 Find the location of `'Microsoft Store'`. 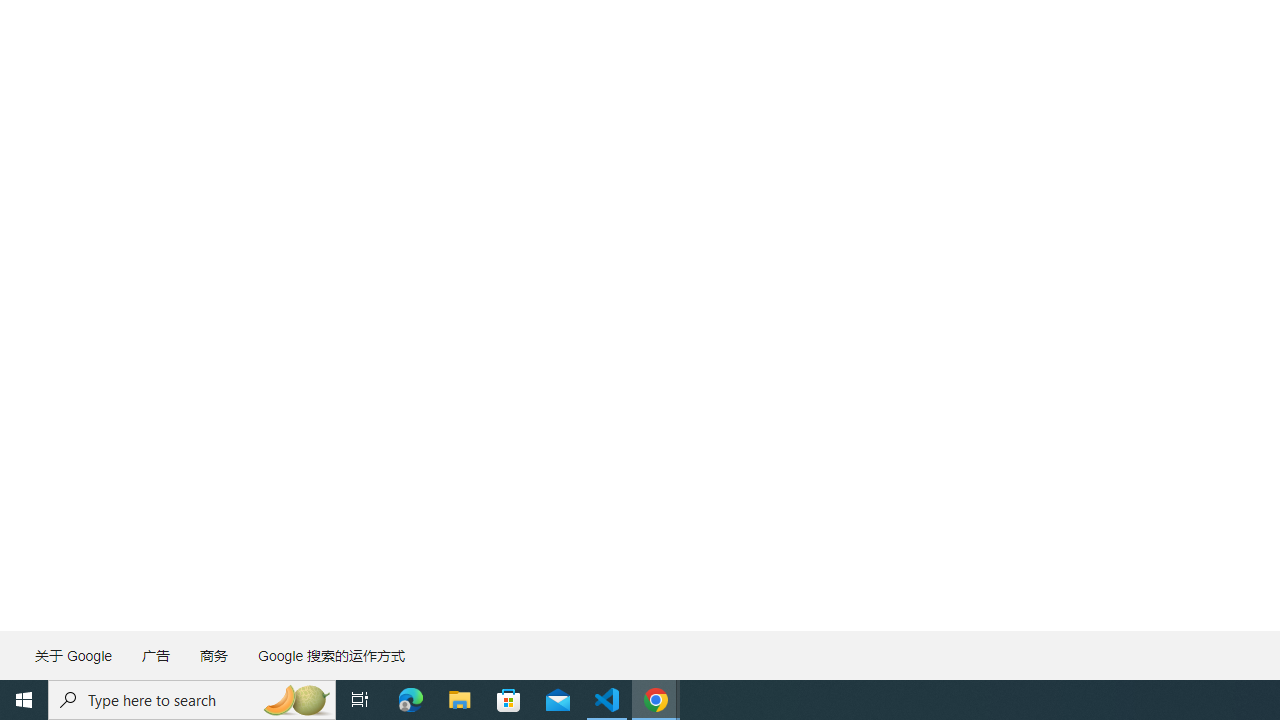

'Microsoft Store' is located at coordinates (509, 698).